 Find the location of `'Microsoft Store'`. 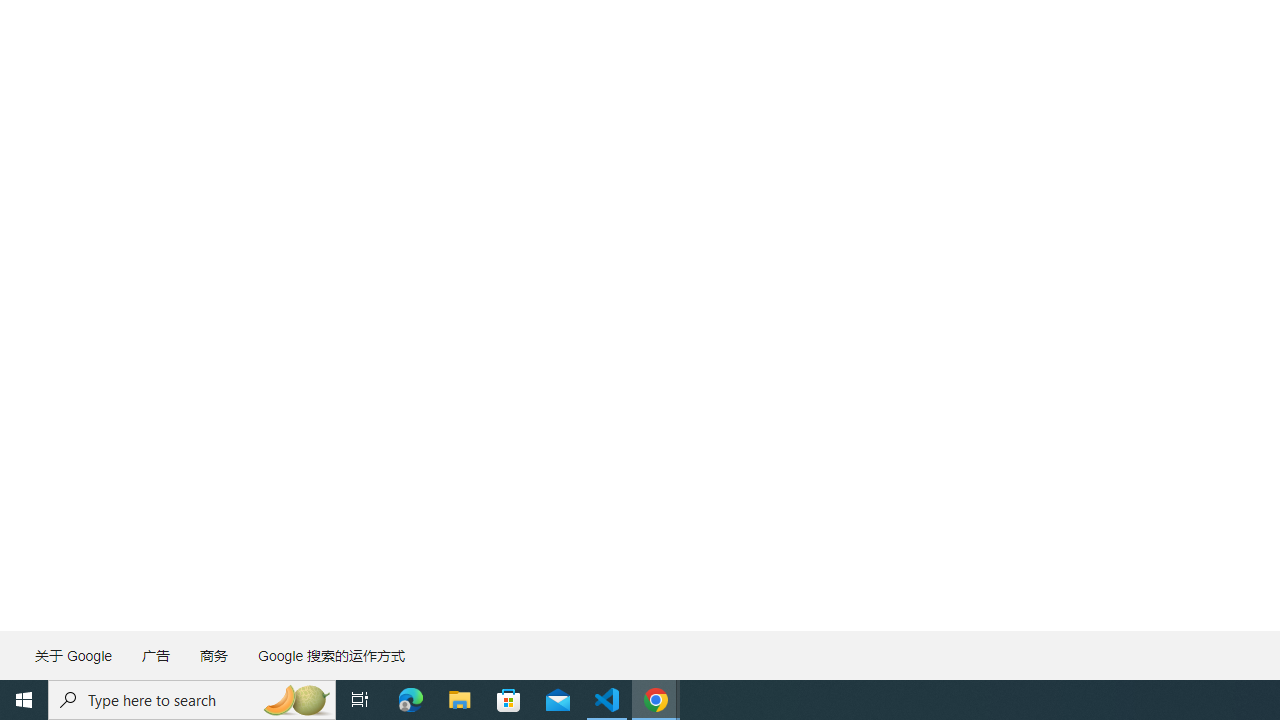

'Microsoft Store' is located at coordinates (509, 698).